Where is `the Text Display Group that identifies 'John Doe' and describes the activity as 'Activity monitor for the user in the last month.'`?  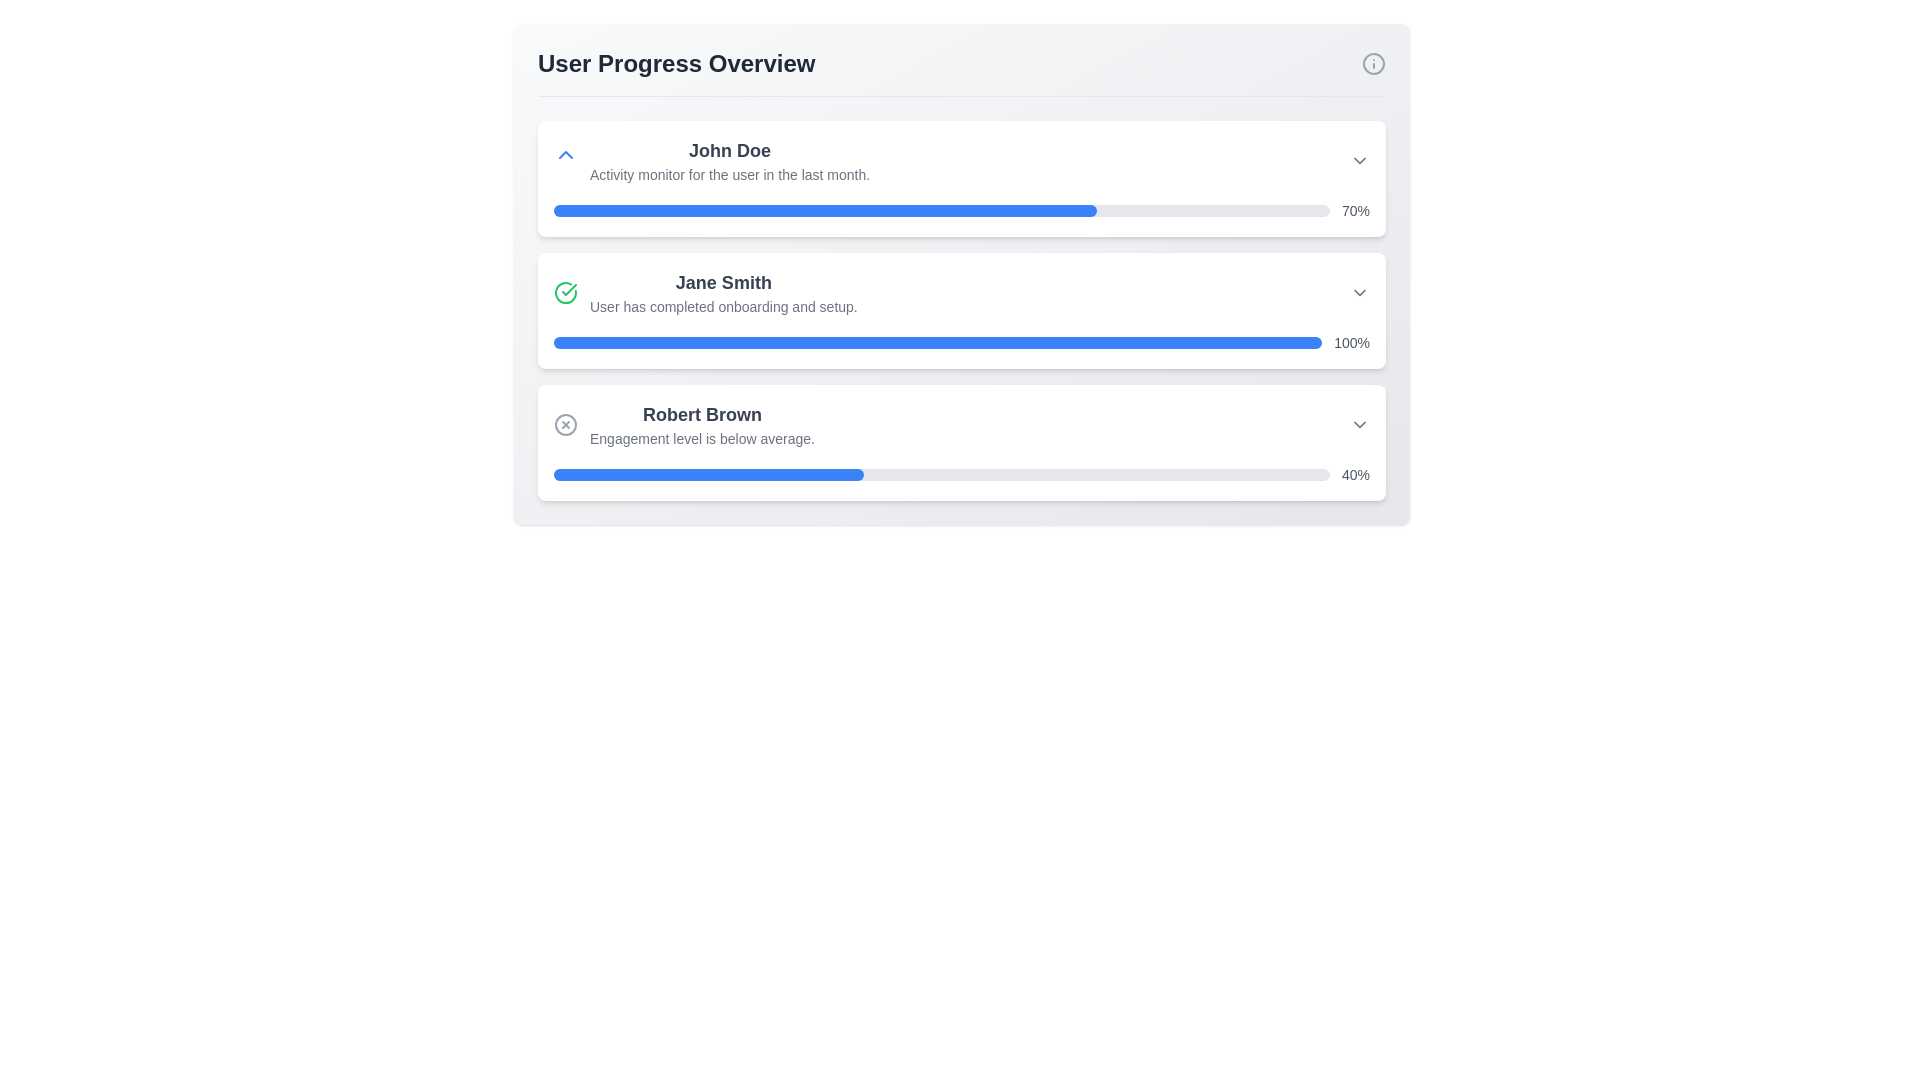
the Text Display Group that identifies 'John Doe' and describes the activity as 'Activity monitor for the user in the last month.' is located at coordinates (728, 160).